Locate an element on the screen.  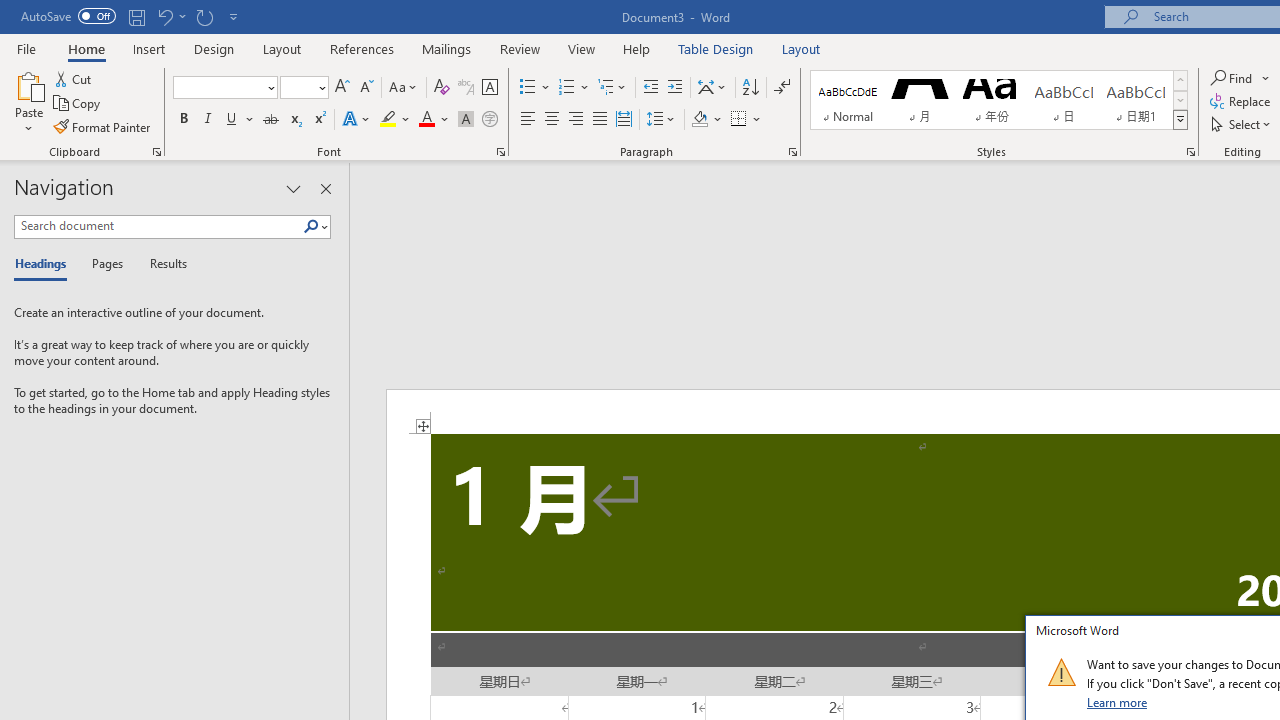
'Undo Distribute Para' is located at coordinates (164, 16).